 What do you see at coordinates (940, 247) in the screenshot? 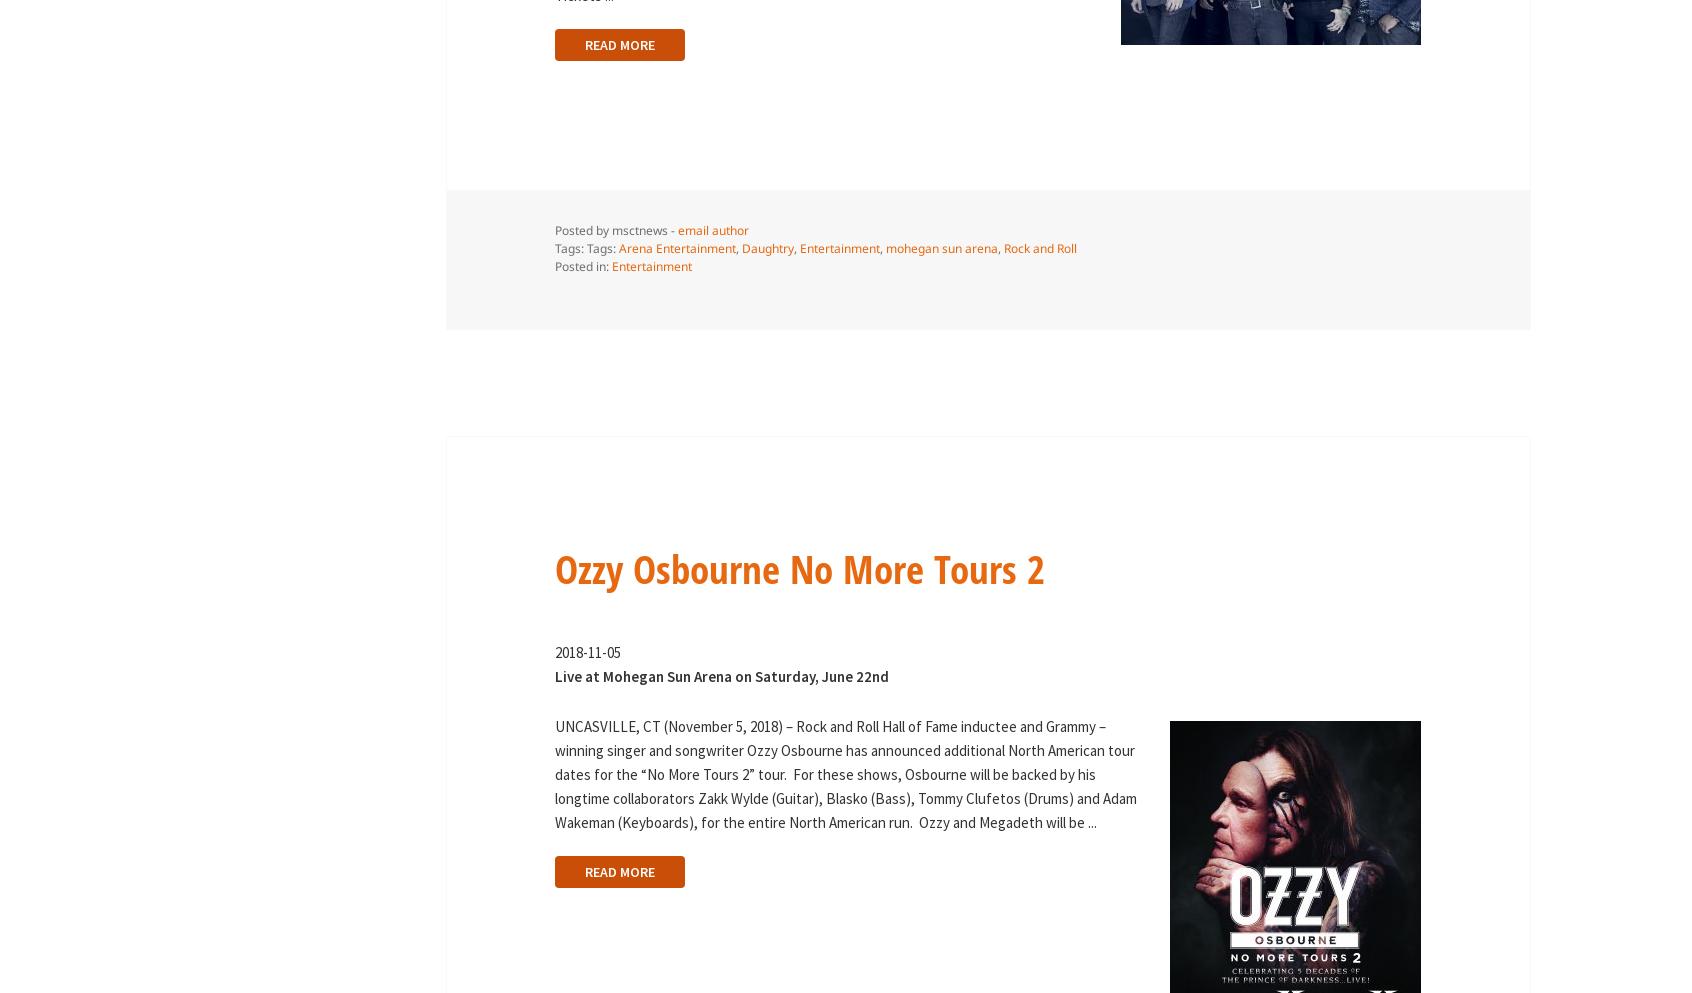
I see `'mohegan sun arena'` at bounding box center [940, 247].